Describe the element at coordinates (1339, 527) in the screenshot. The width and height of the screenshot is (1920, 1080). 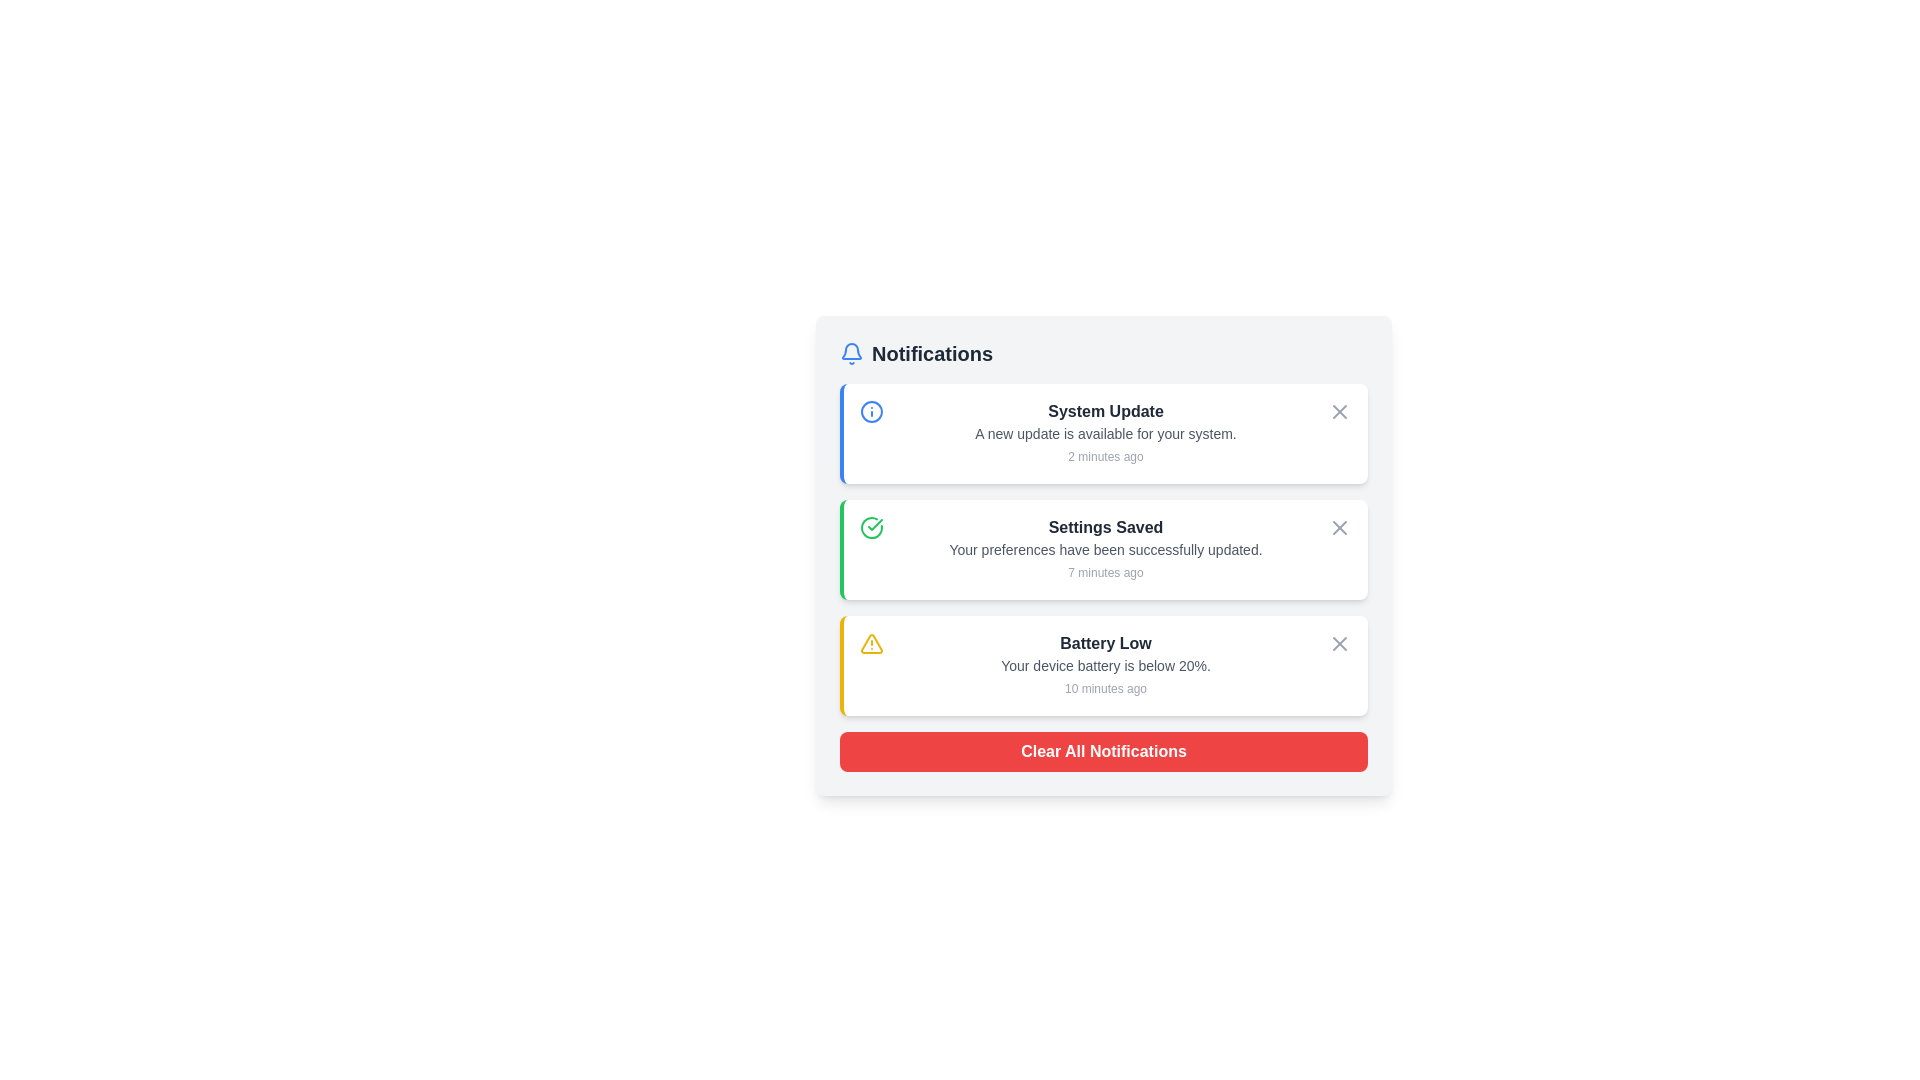
I see `the dismiss button represented by an 'X' icon in light gray that turns red on hover, located at the top-right corner of the 'Settings Saved' notification card` at that location.